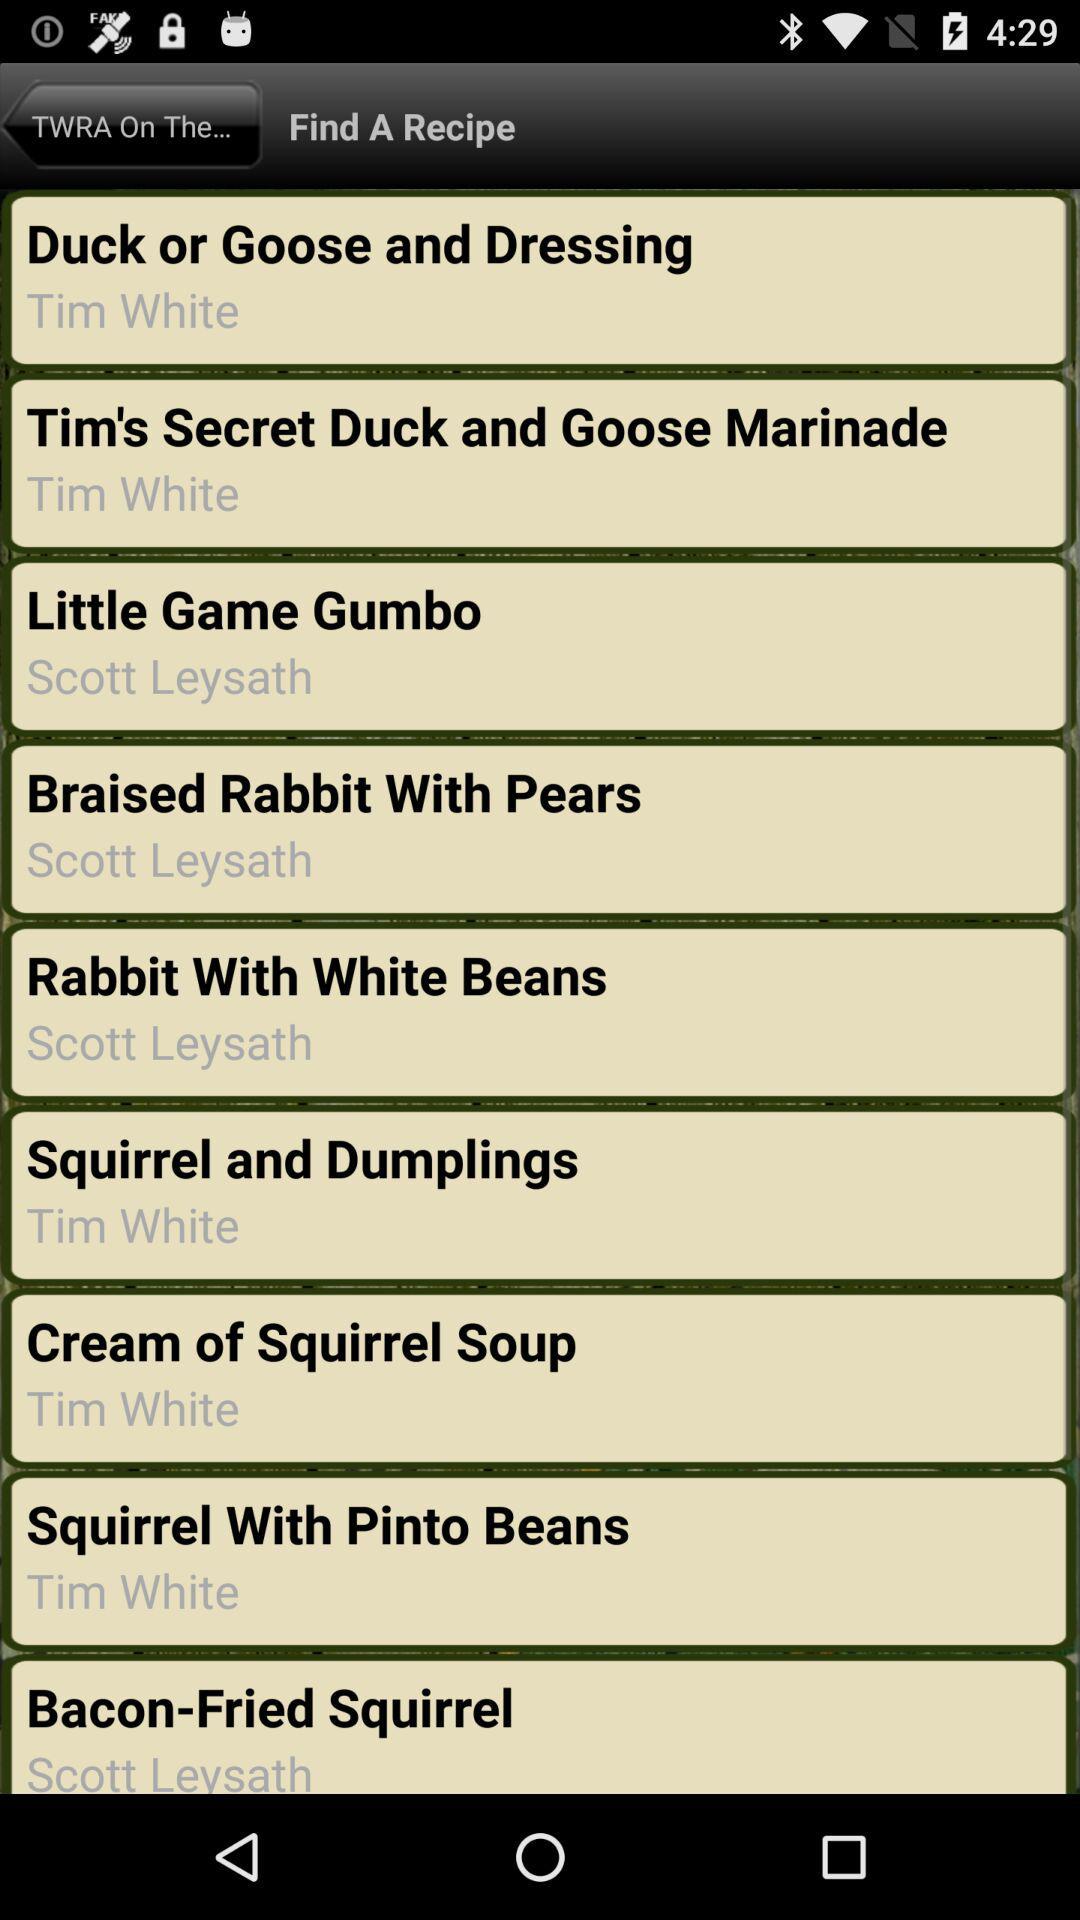  I want to click on tim s secret app, so click(493, 424).